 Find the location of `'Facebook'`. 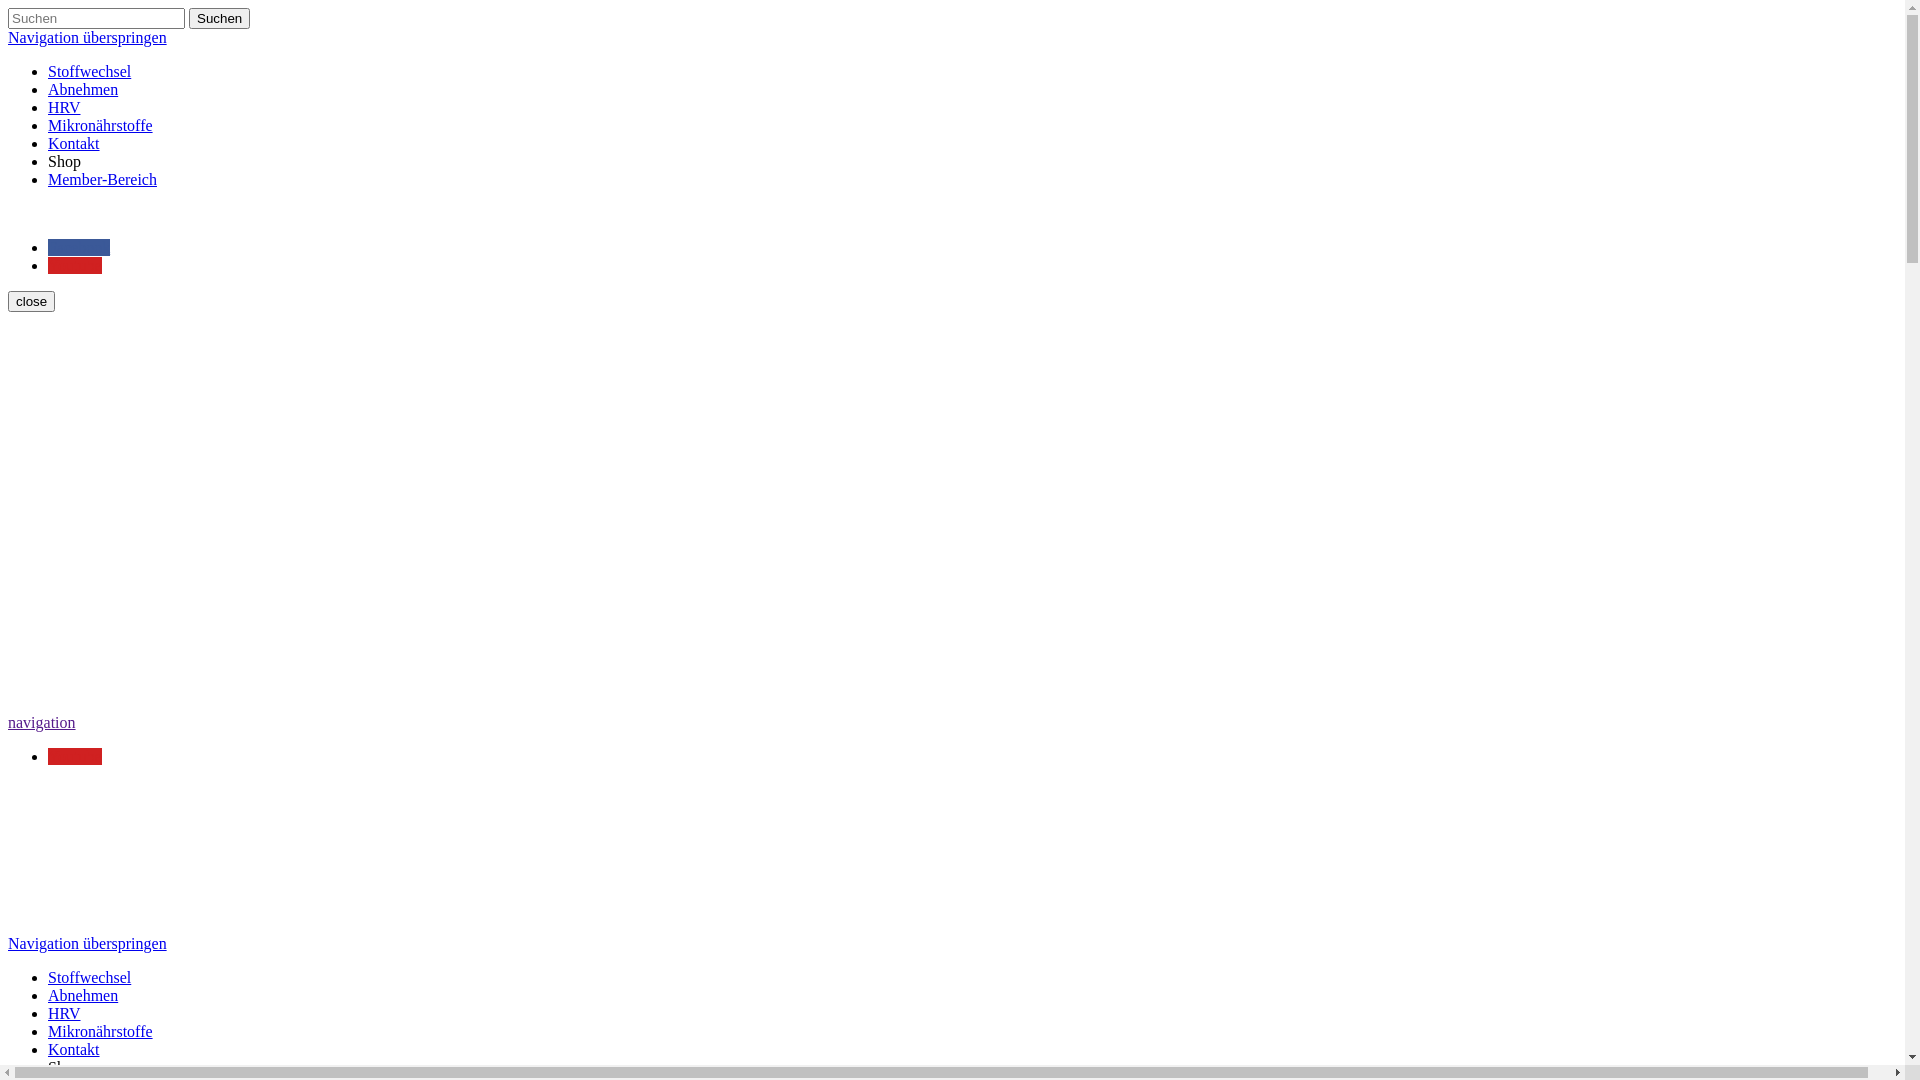

'Facebook' is located at coordinates (48, 246).